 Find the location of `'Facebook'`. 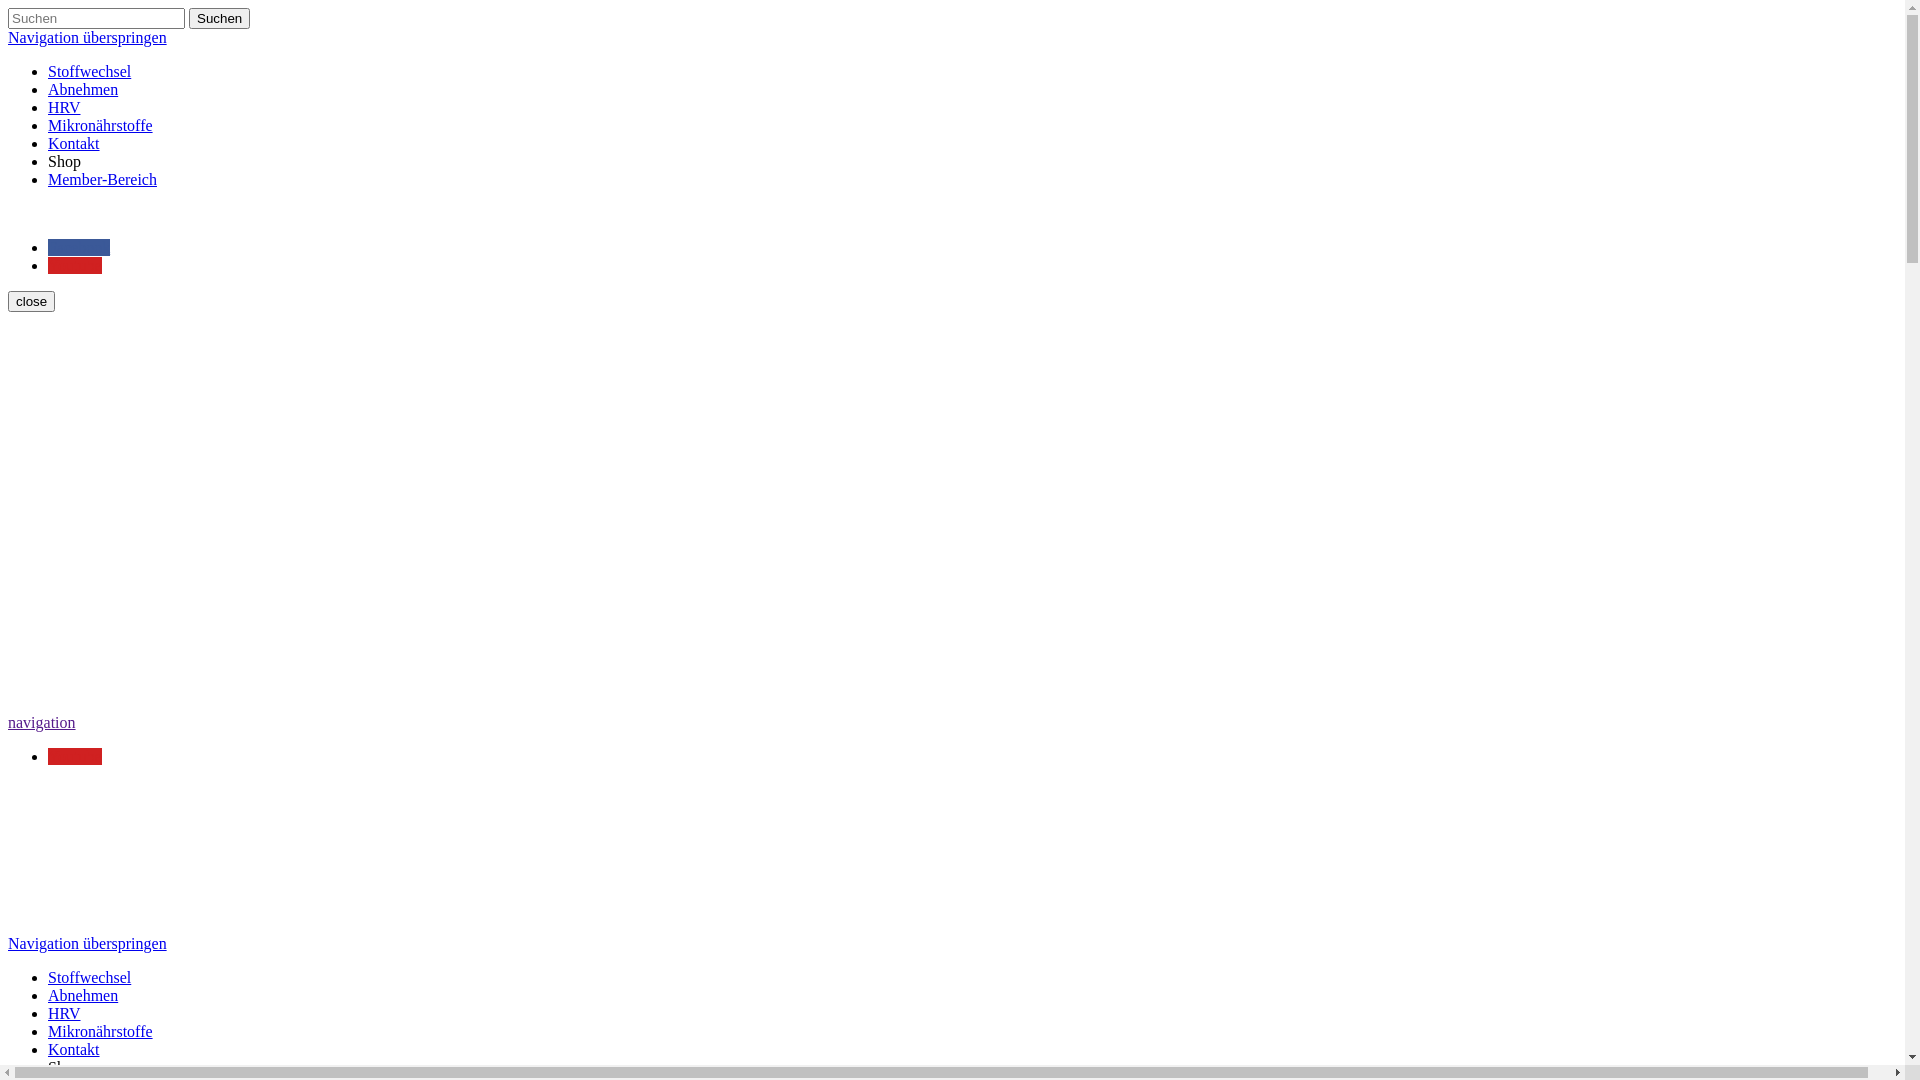

'Facebook' is located at coordinates (48, 246).